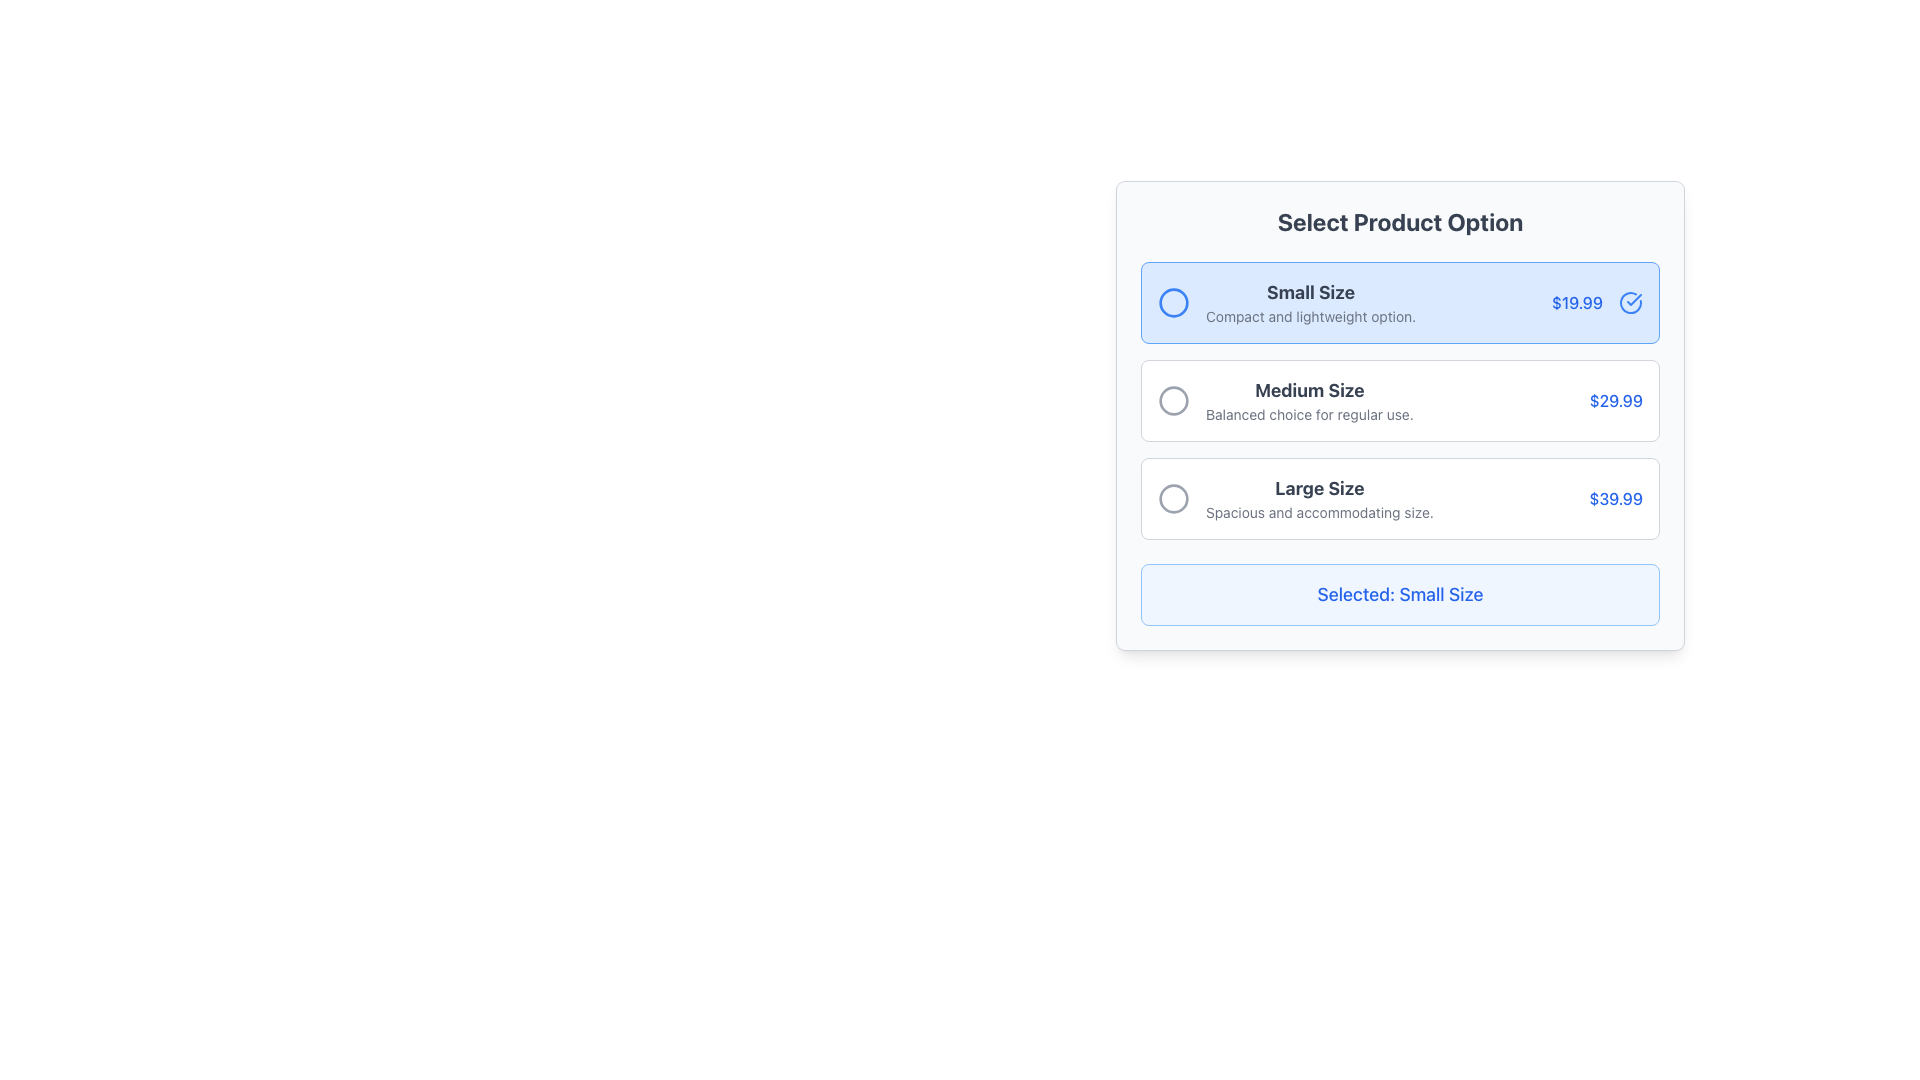 Image resolution: width=1920 pixels, height=1080 pixels. Describe the element at coordinates (1174, 303) in the screenshot. I see `the Radio Button Indicator (Circle)` at that location.